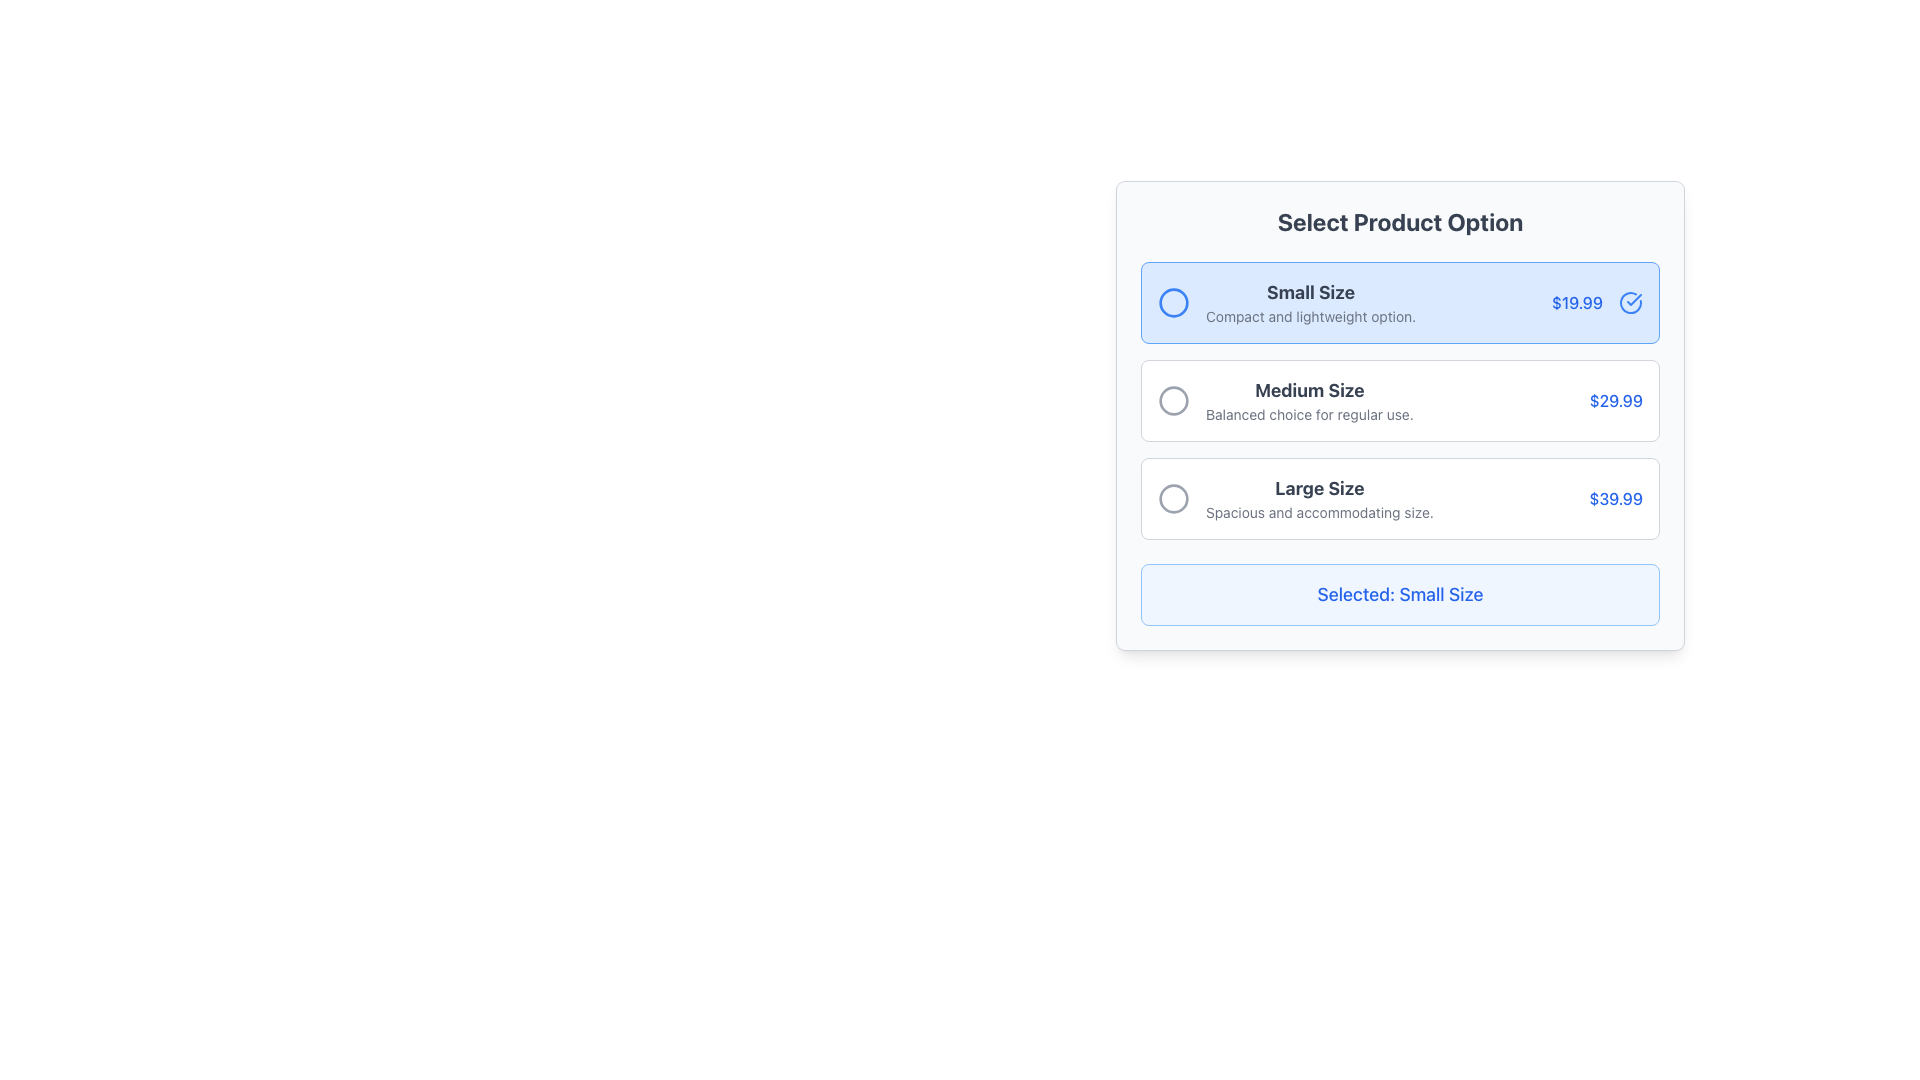 Image resolution: width=1920 pixels, height=1080 pixels. Describe the element at coordinates (1174, 303) in the screenshot. I see `the Radio Button Indicator (Circle)` at that location.